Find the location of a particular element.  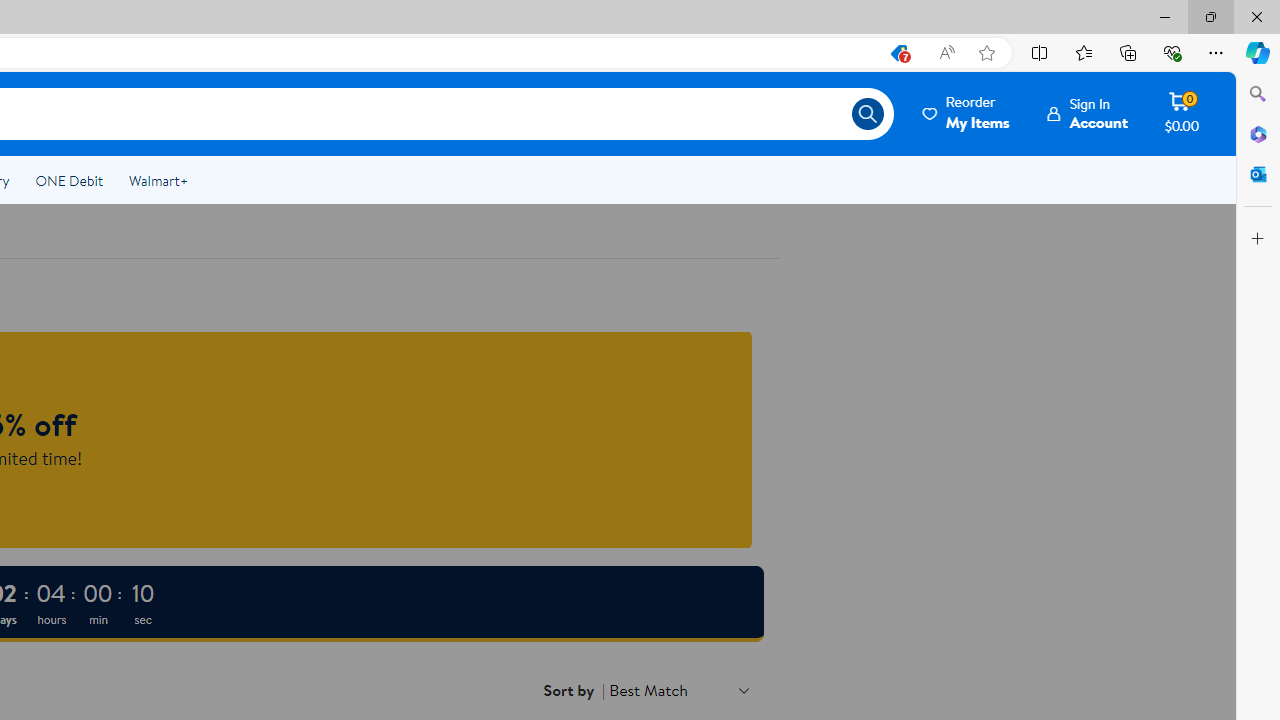

'ReorderMy Items' is located at coordinates (967, 113).